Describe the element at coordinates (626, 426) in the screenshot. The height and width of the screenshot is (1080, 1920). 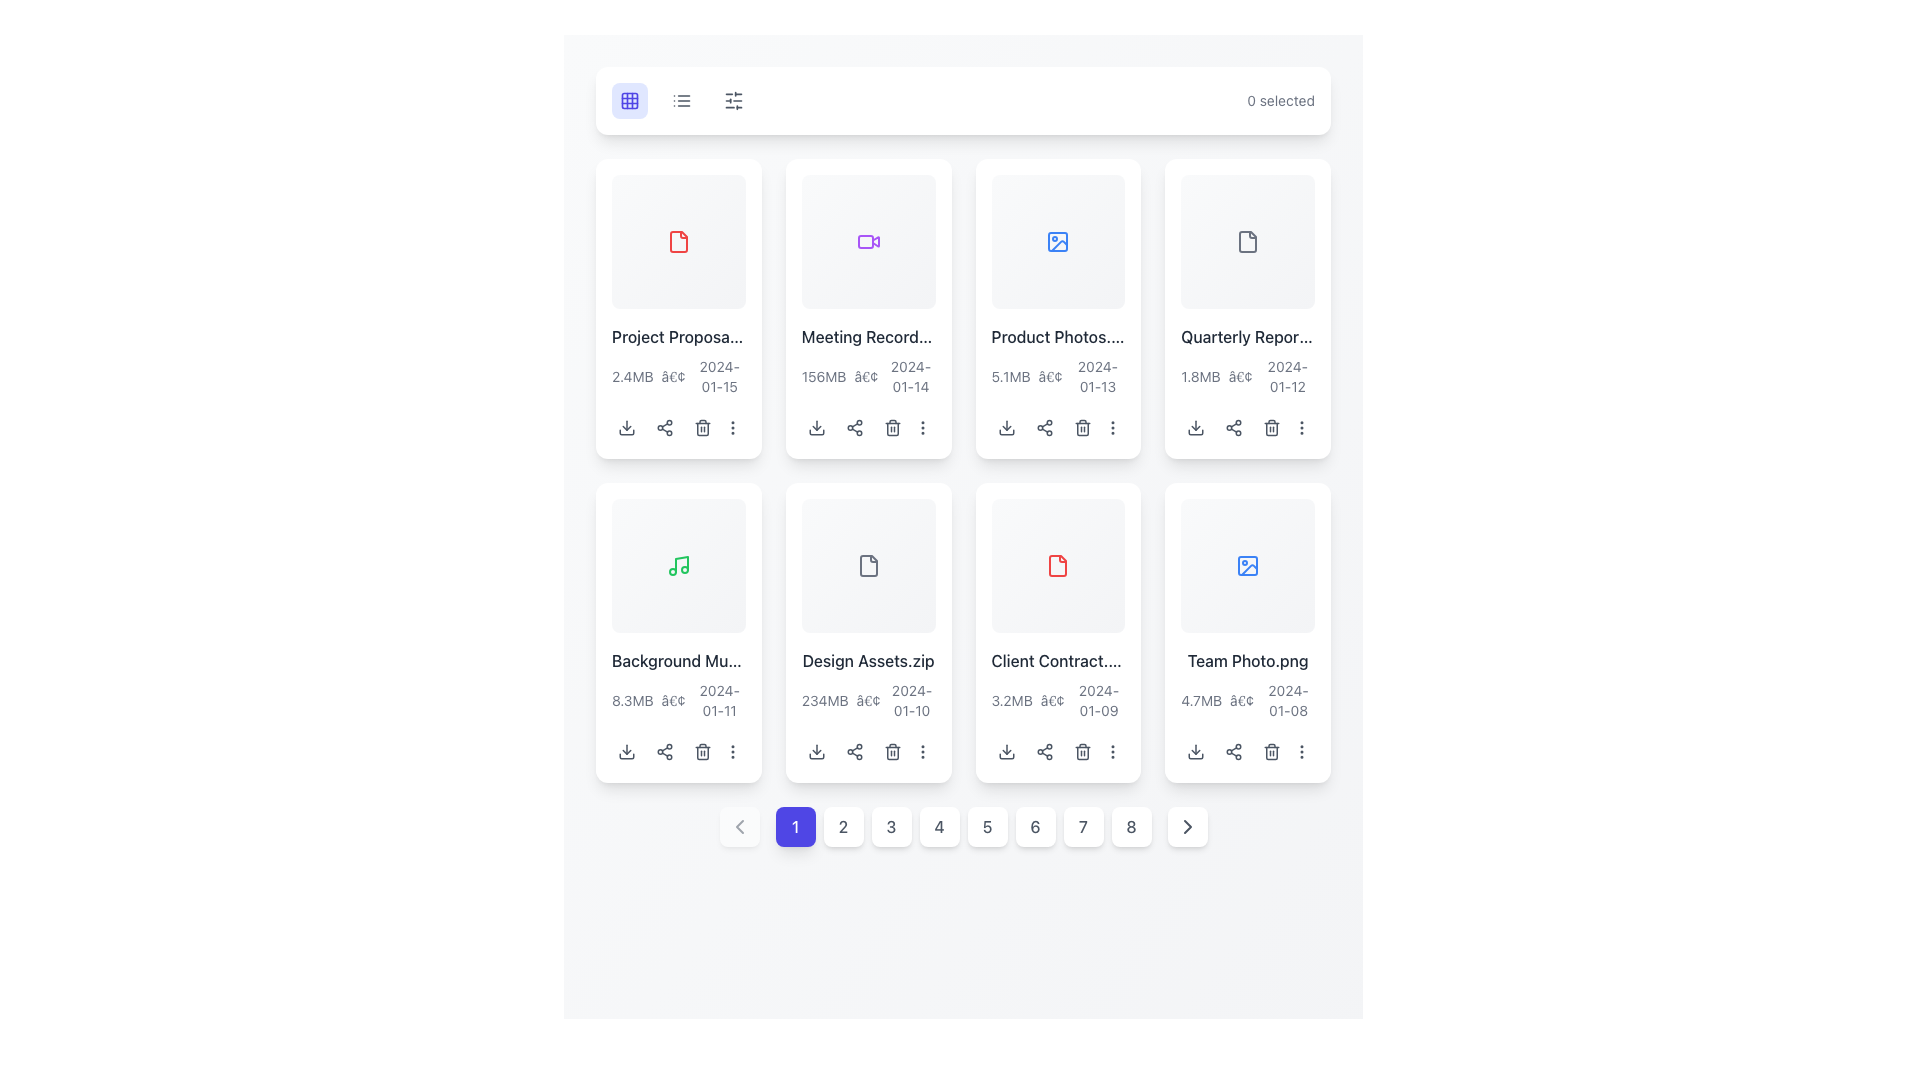
I see `the download button with a downward arrow icon located at the bottom-left corner of the 'Project Proposal.pdf' card to initiate the file download` at that location.